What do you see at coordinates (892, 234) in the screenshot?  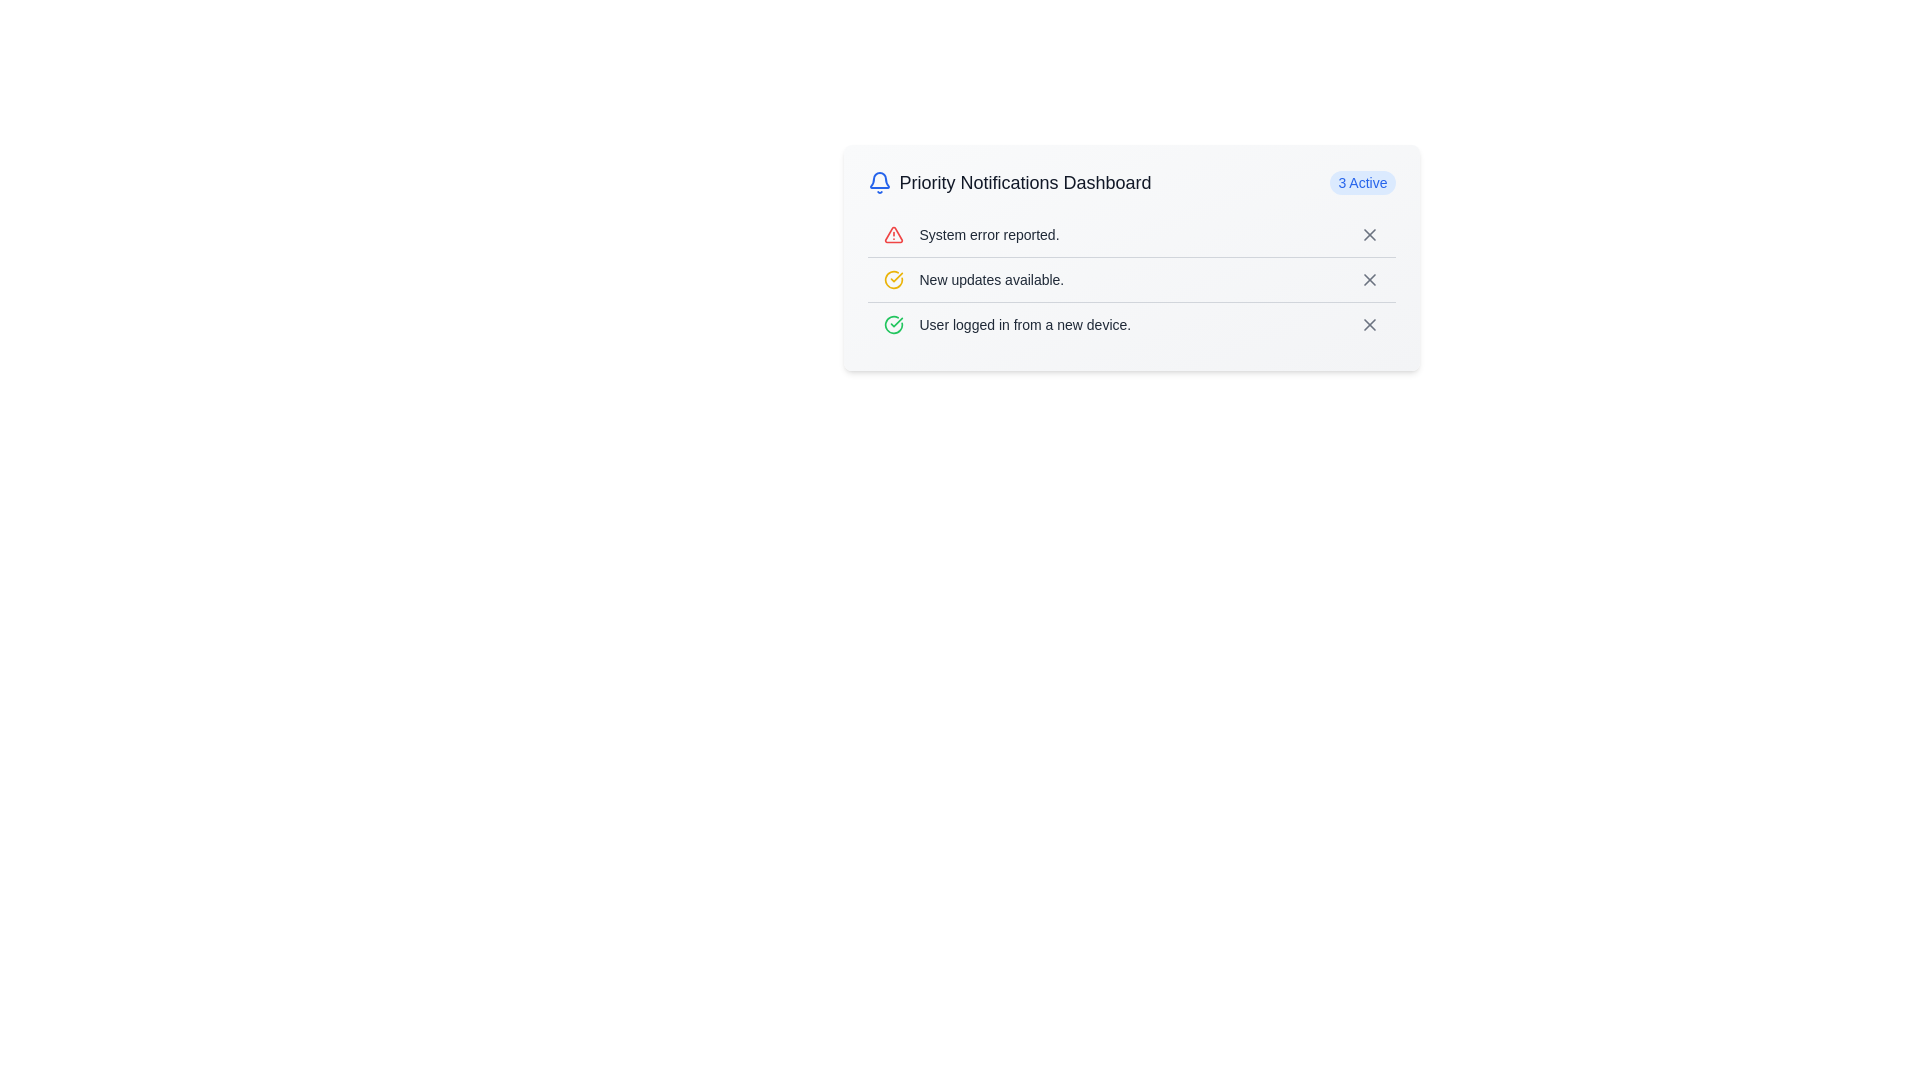 I see `the warning or error notification icon located in the leftmost part of the row labeled 'System error reported.'` at bounding box center [892, 234].